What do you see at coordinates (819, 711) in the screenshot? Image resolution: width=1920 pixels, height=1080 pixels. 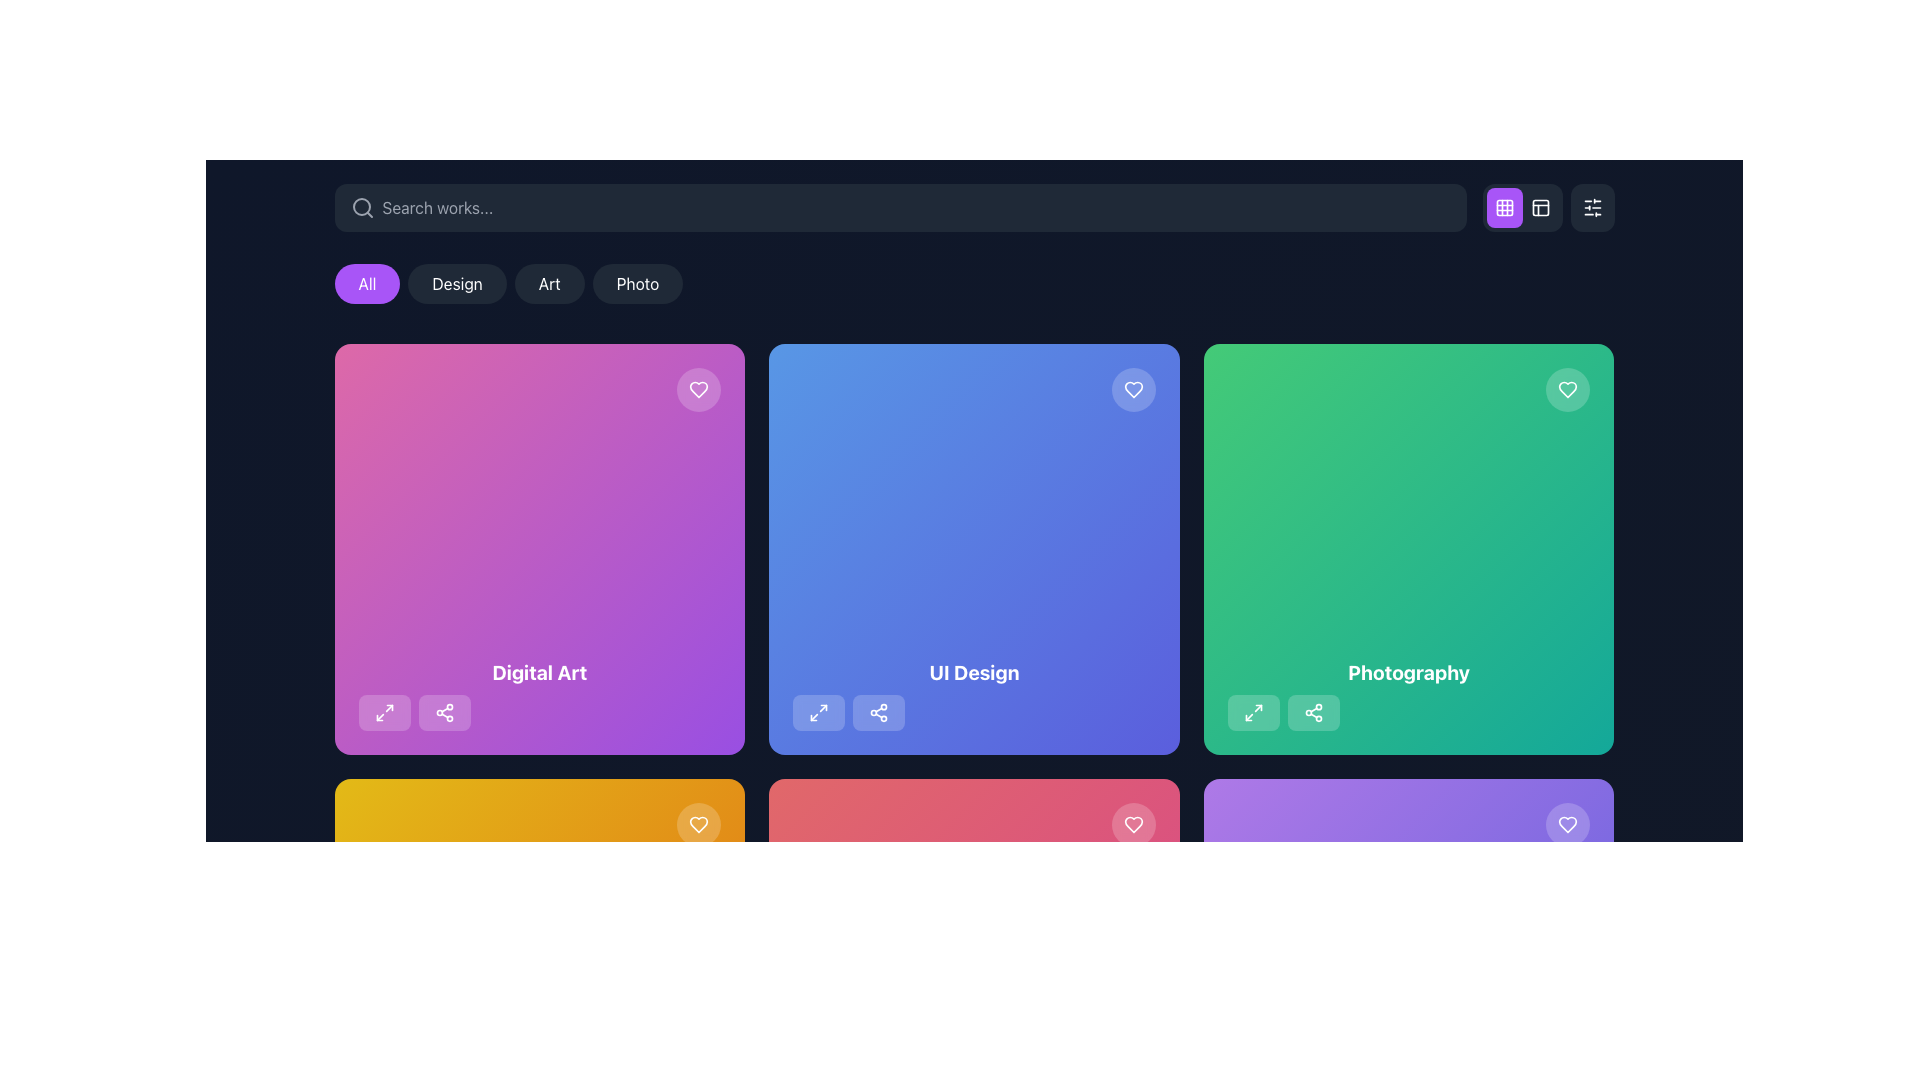 I see `the icon button resembling intersecting arrows pointing outward, located within the blue card labeled 'UI Design'` at bounding box center [819, 711].